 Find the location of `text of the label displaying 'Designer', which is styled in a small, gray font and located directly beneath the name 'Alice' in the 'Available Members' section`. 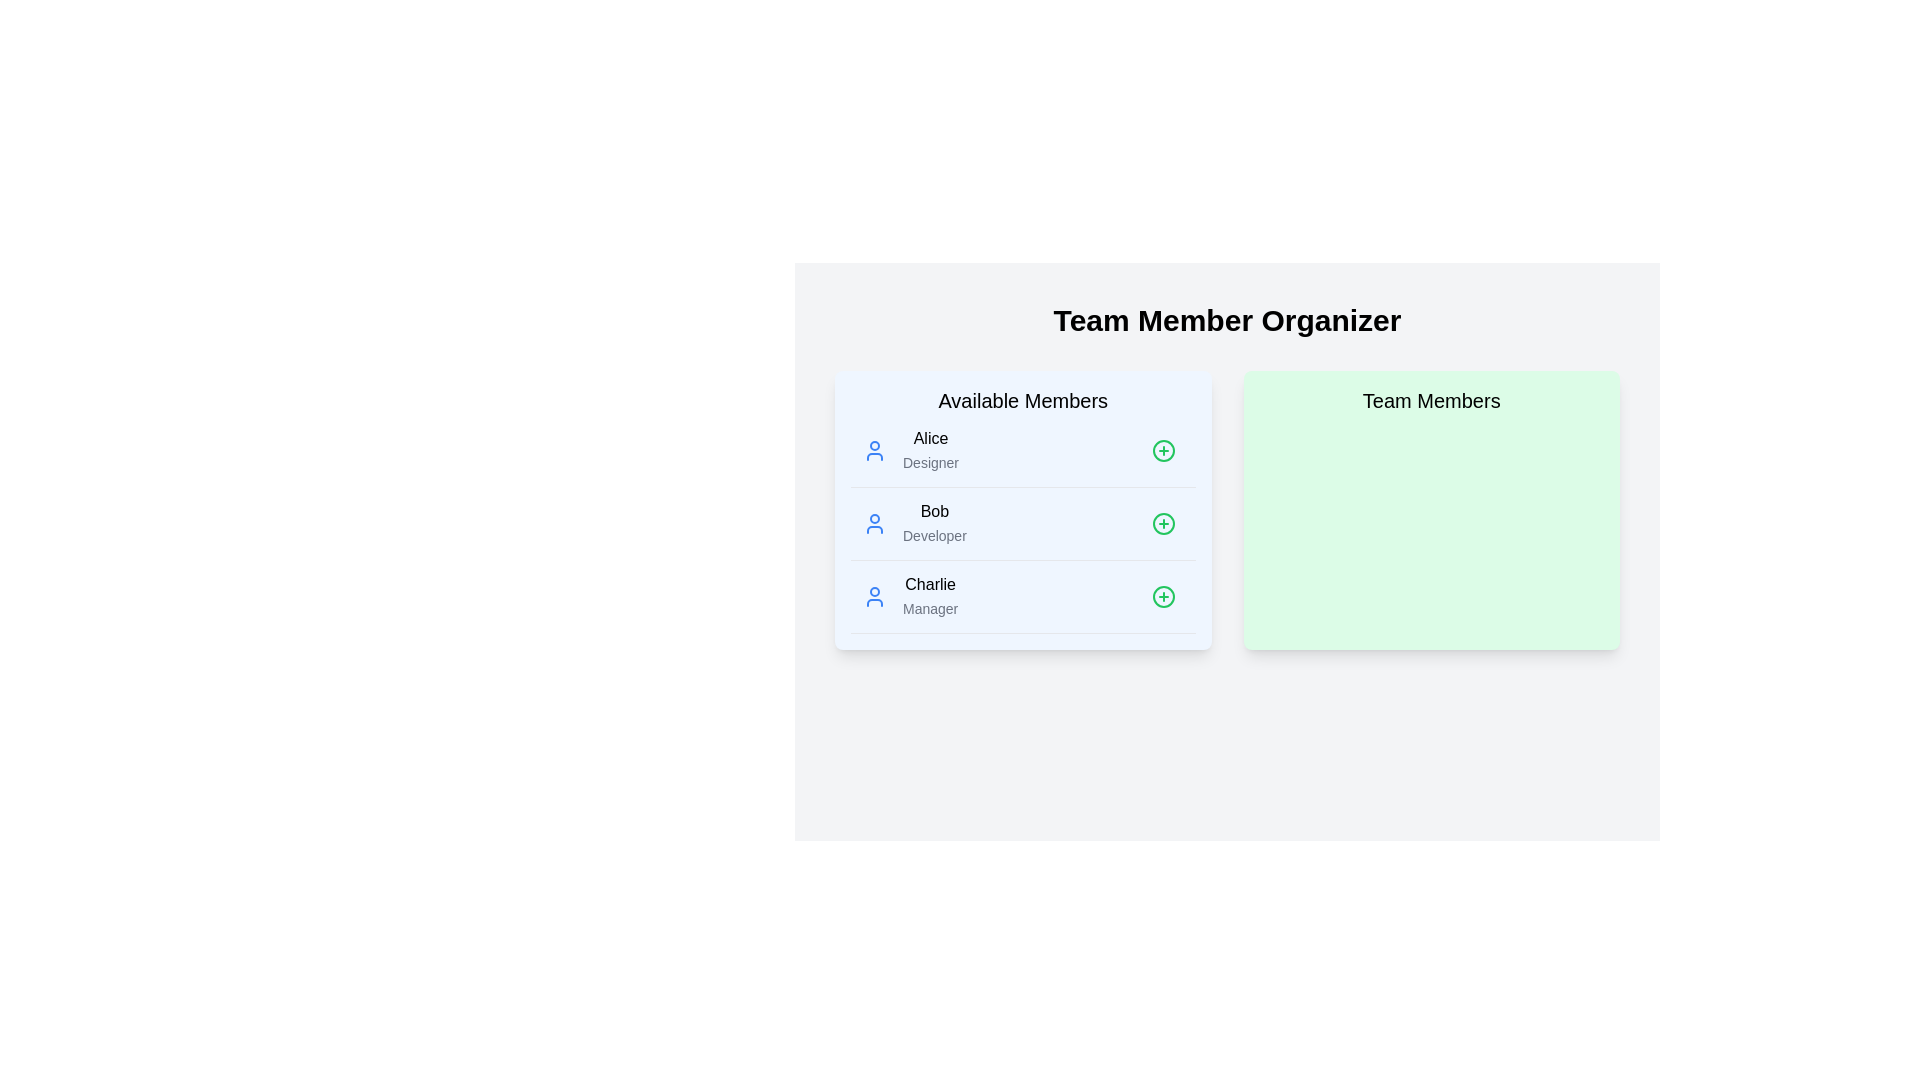

text of the label displaying 'Designer', which is styled in a small, gray font and located directly beneath the name 'Alice' in the 'Available Members' section is located at coordinates (930, 462).